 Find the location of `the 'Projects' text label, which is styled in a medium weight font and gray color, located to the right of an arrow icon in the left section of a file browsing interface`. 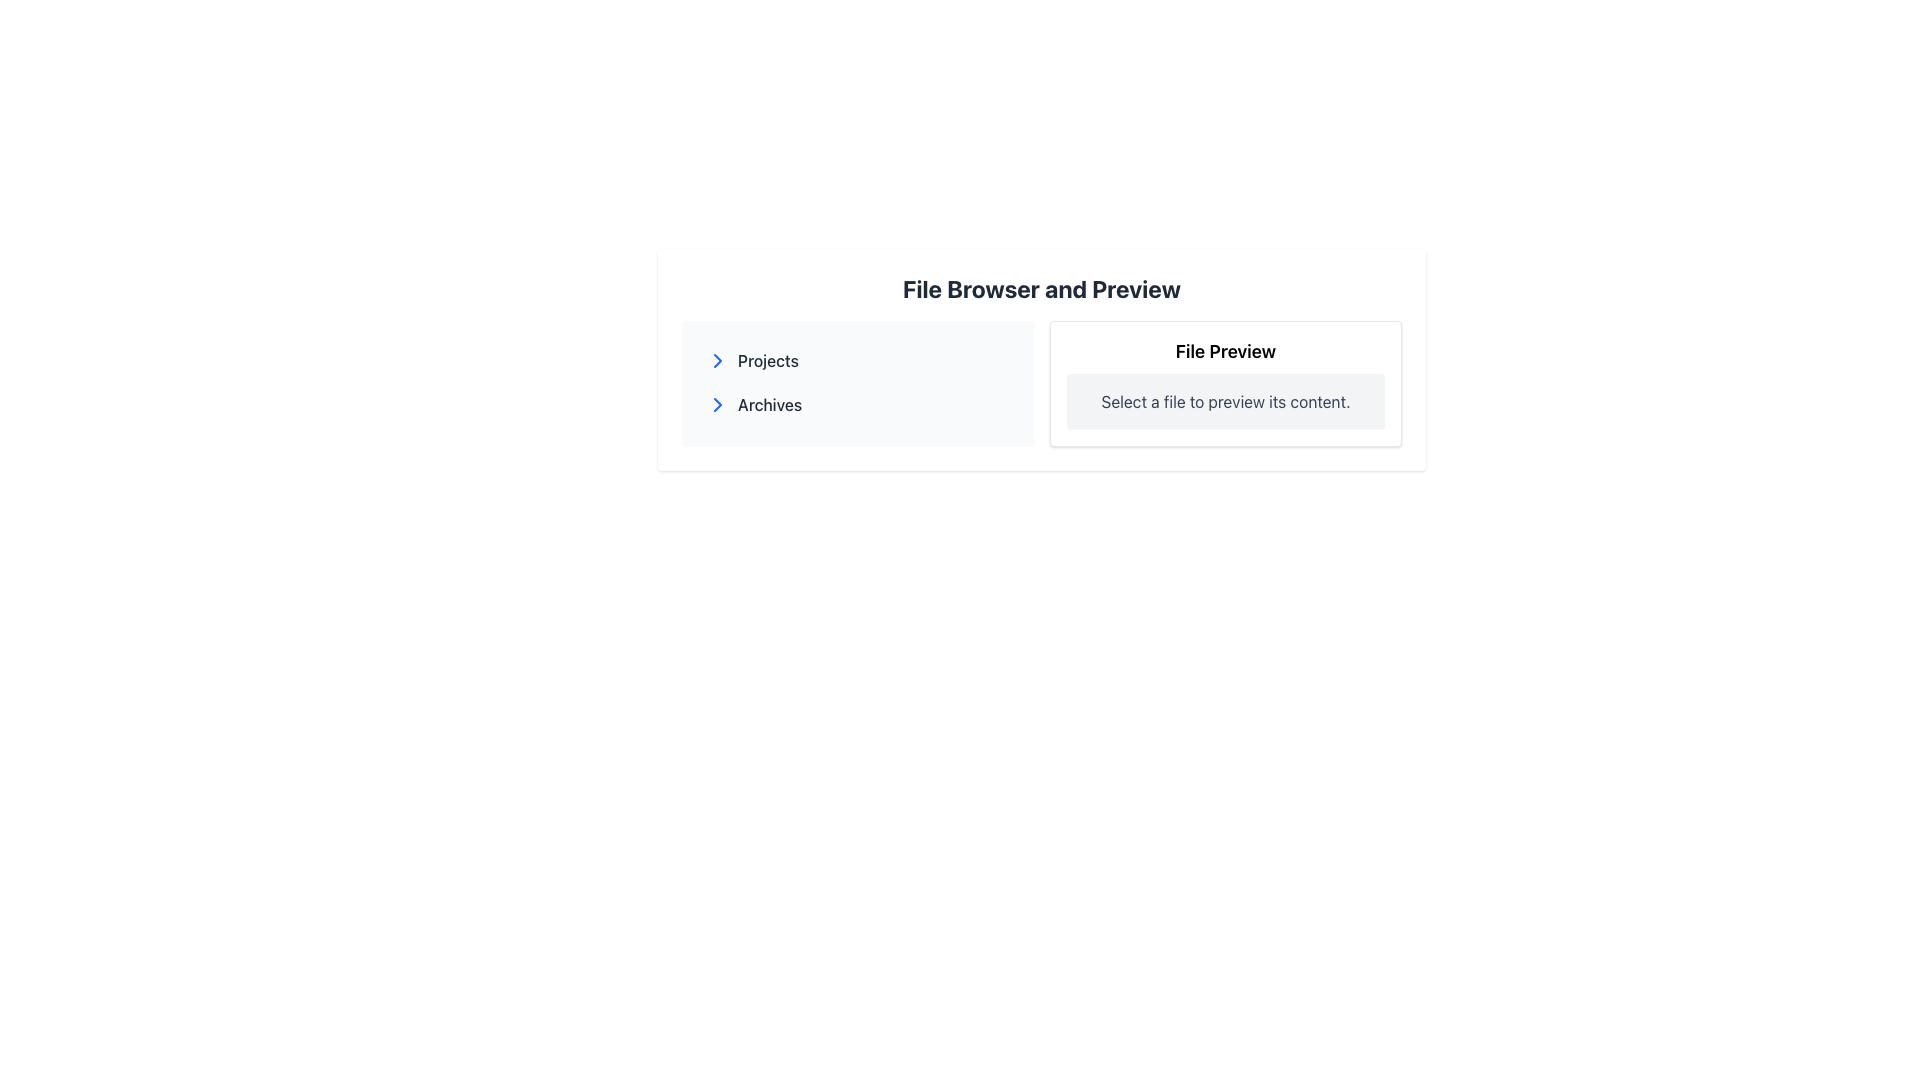

the 'Projects' text label, which is styled in a medium weight font and gray color, located to the right of an arrow icon in the left section of a file browsing interface is located at coordinates (767, 361).